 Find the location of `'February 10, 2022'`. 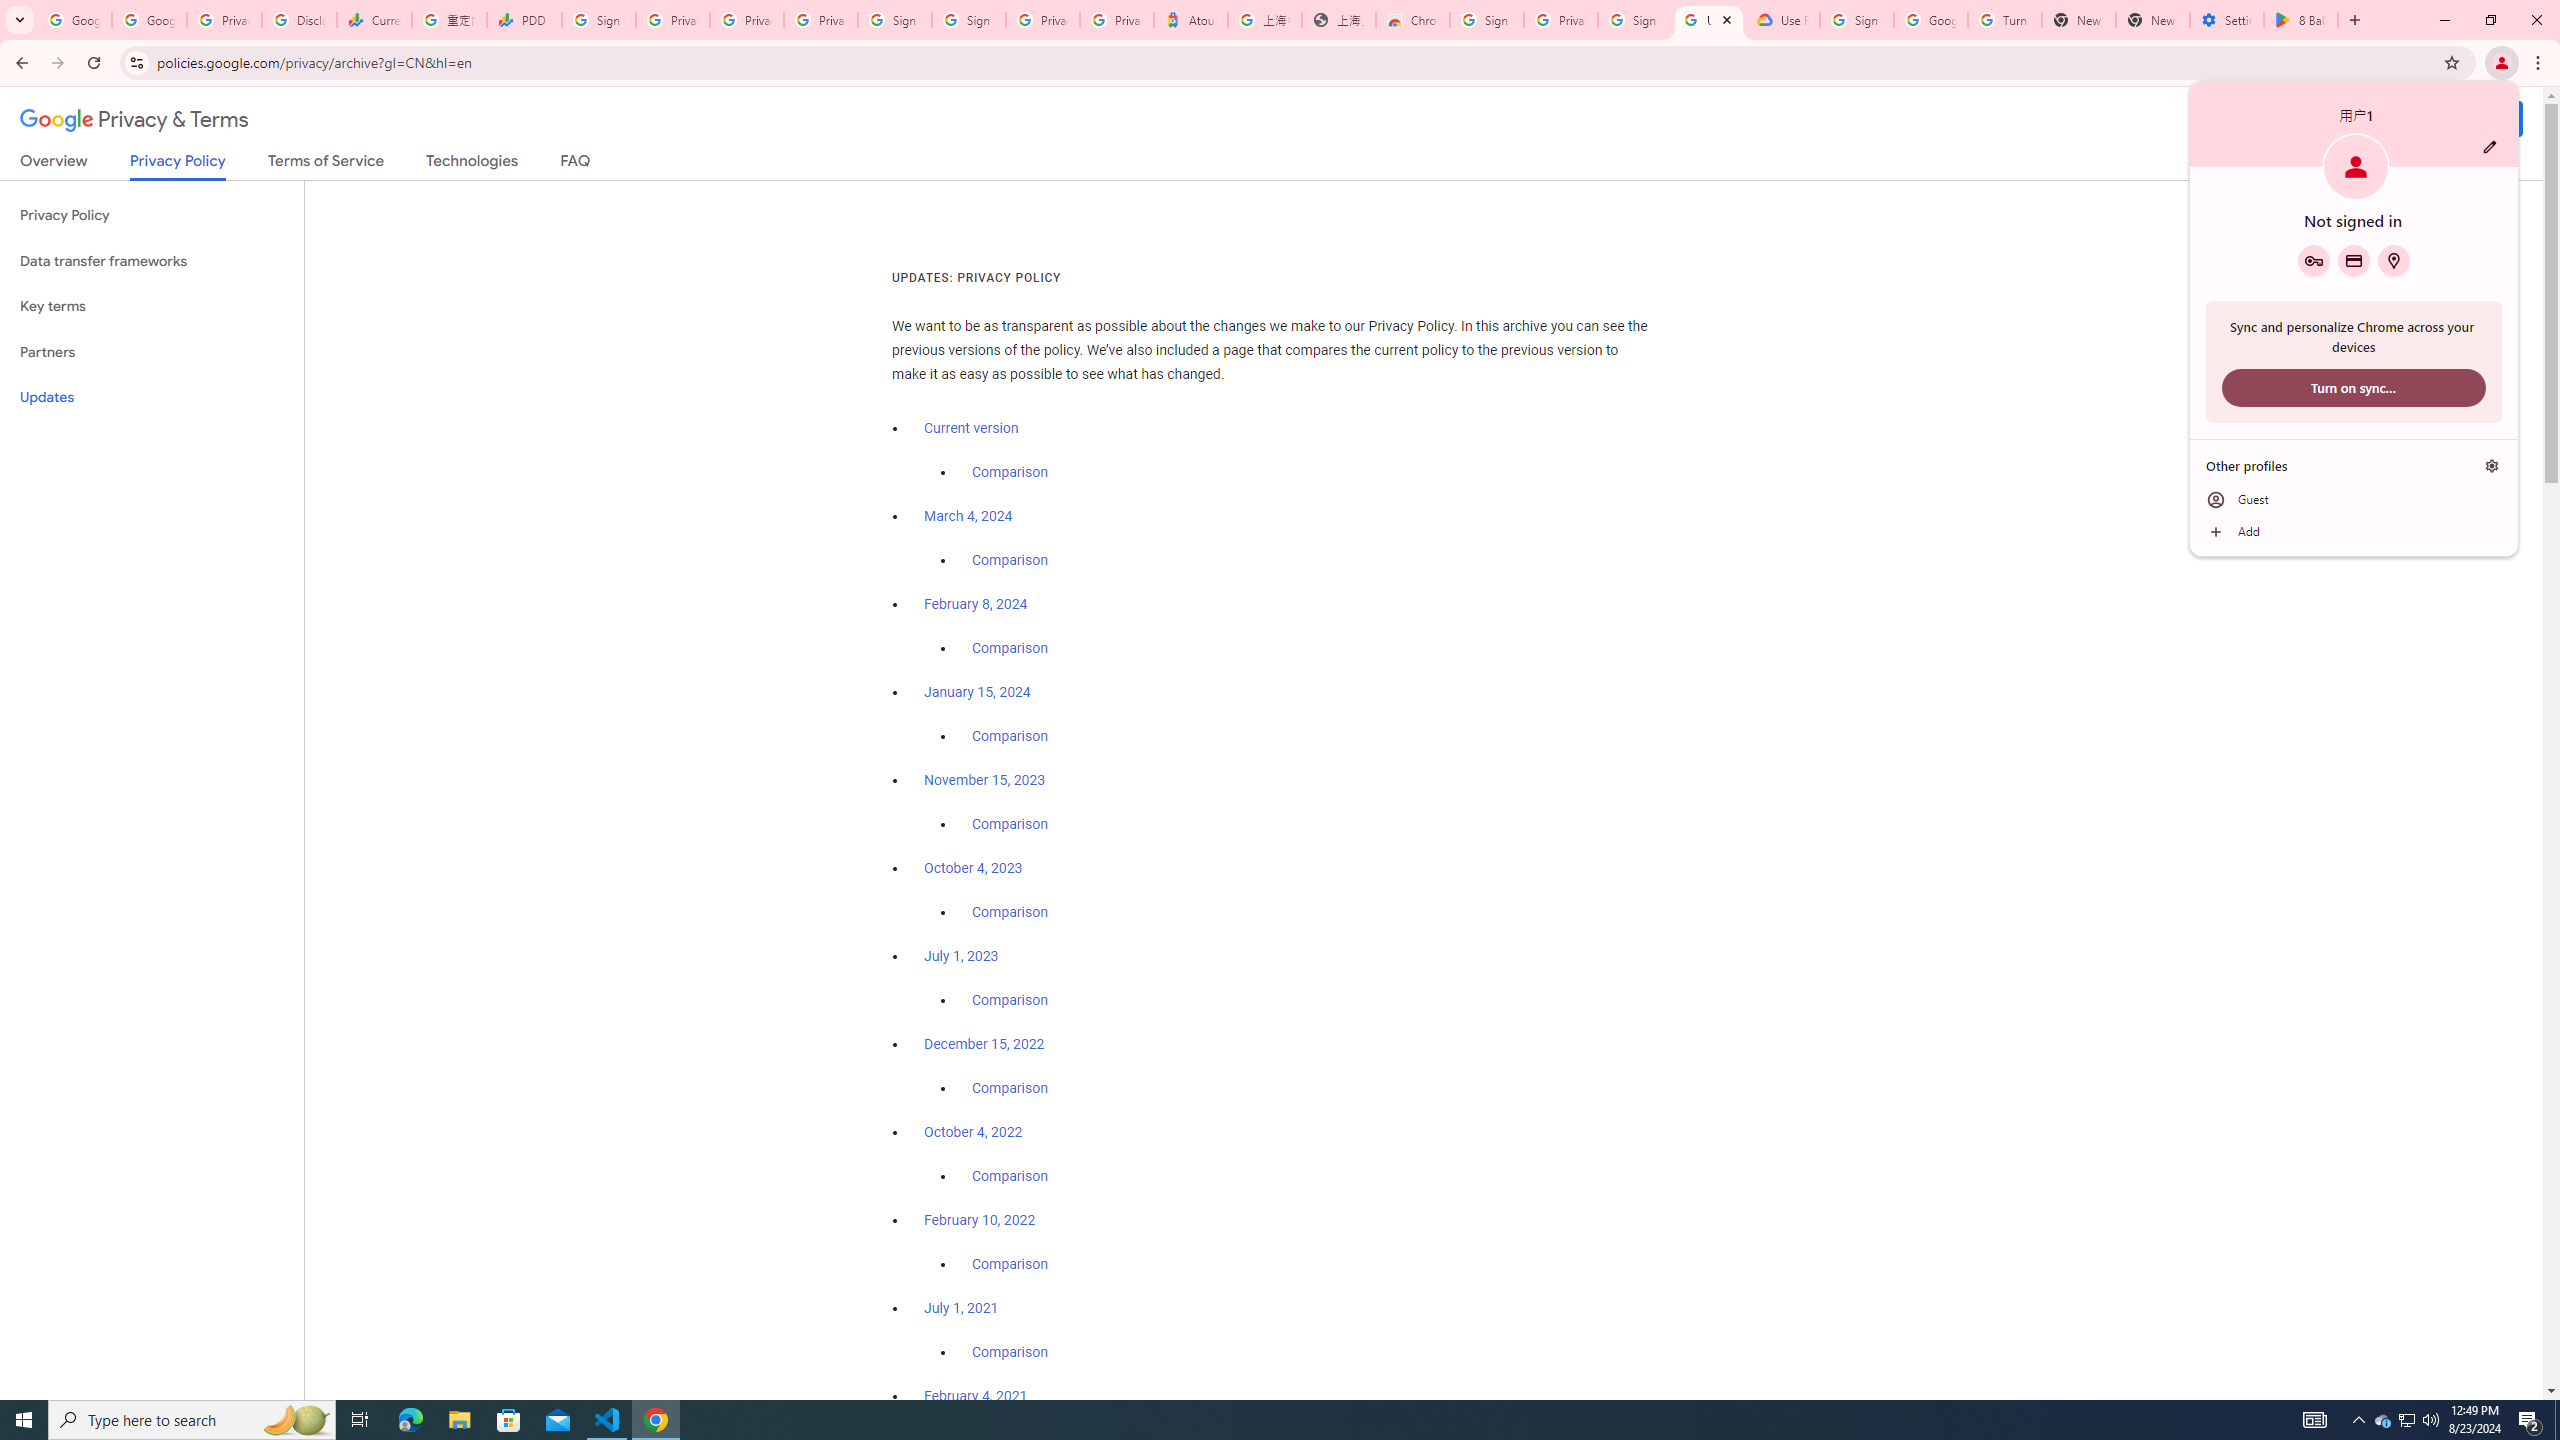

'February 10, 2022' is located at coordinates (979, 1218).